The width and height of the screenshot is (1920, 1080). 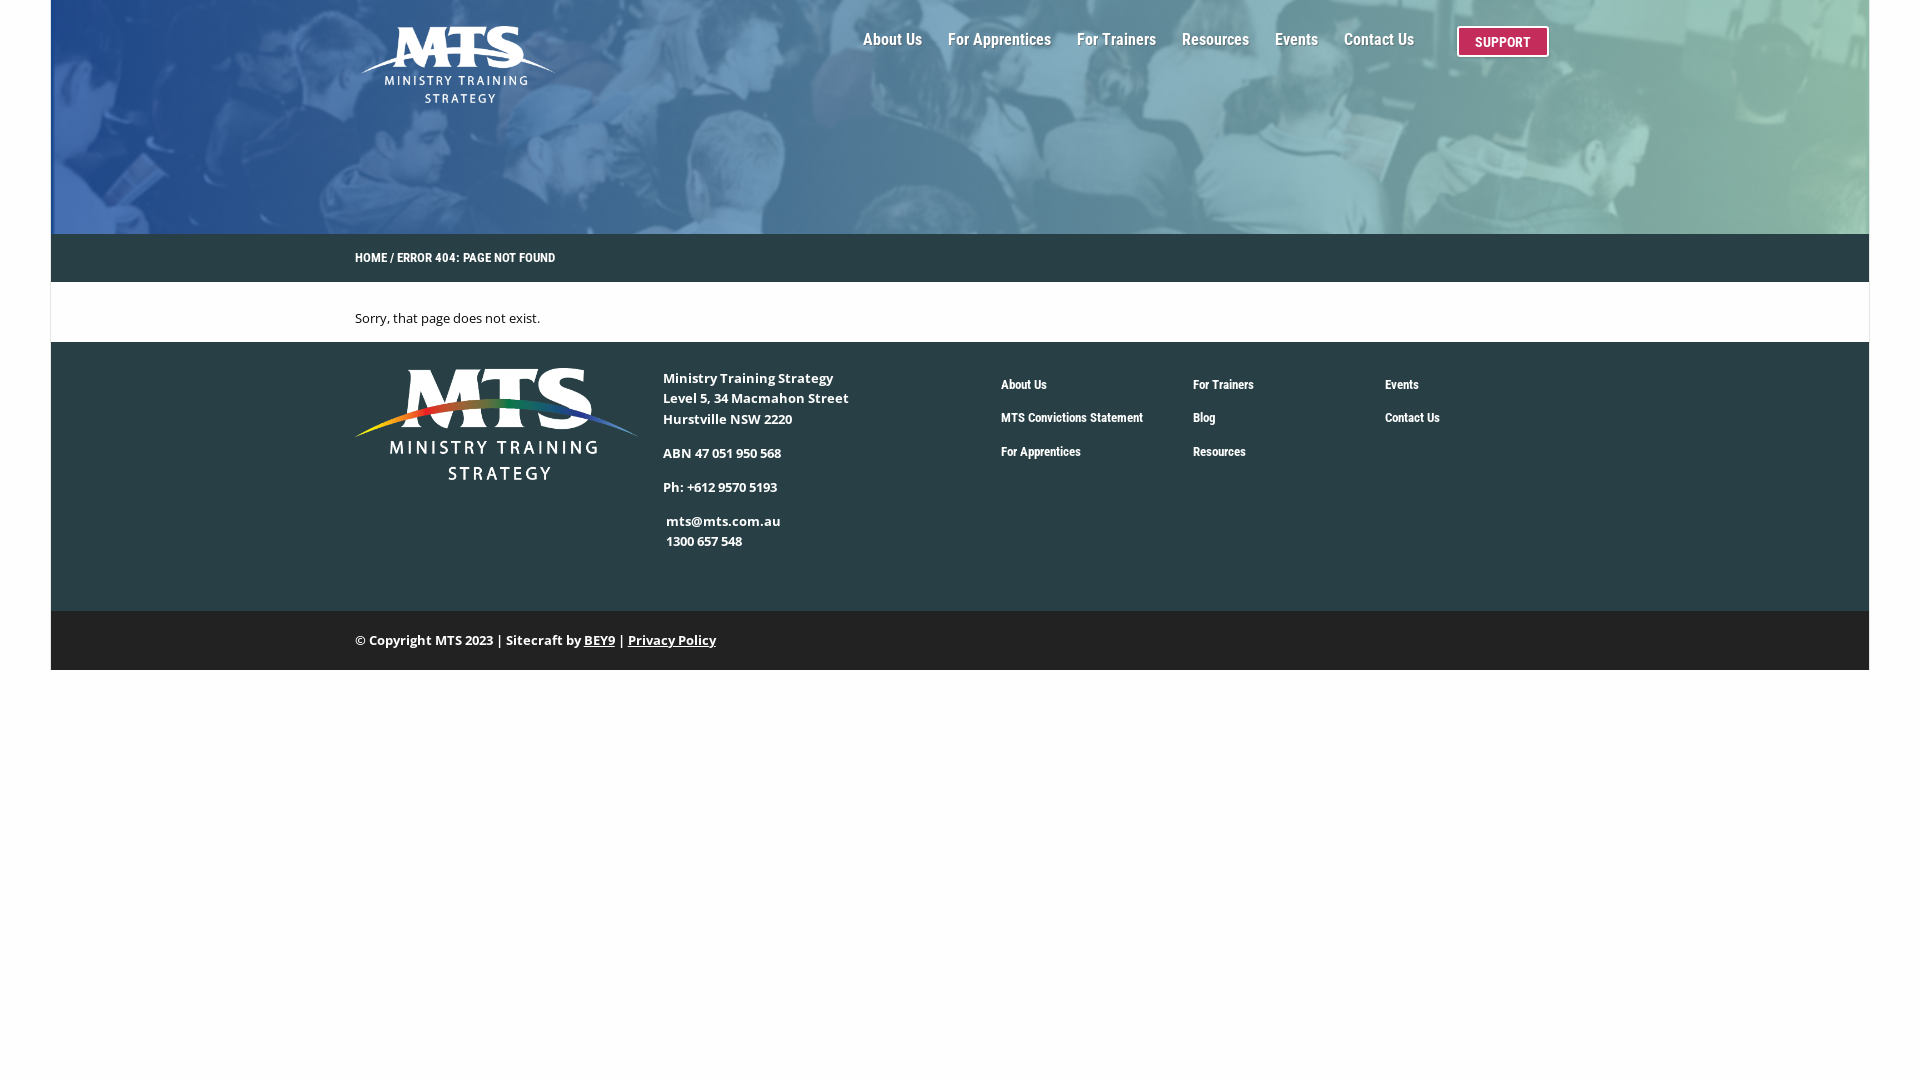 I want to click on 'For Trainers', so click(x=1222, y=385).